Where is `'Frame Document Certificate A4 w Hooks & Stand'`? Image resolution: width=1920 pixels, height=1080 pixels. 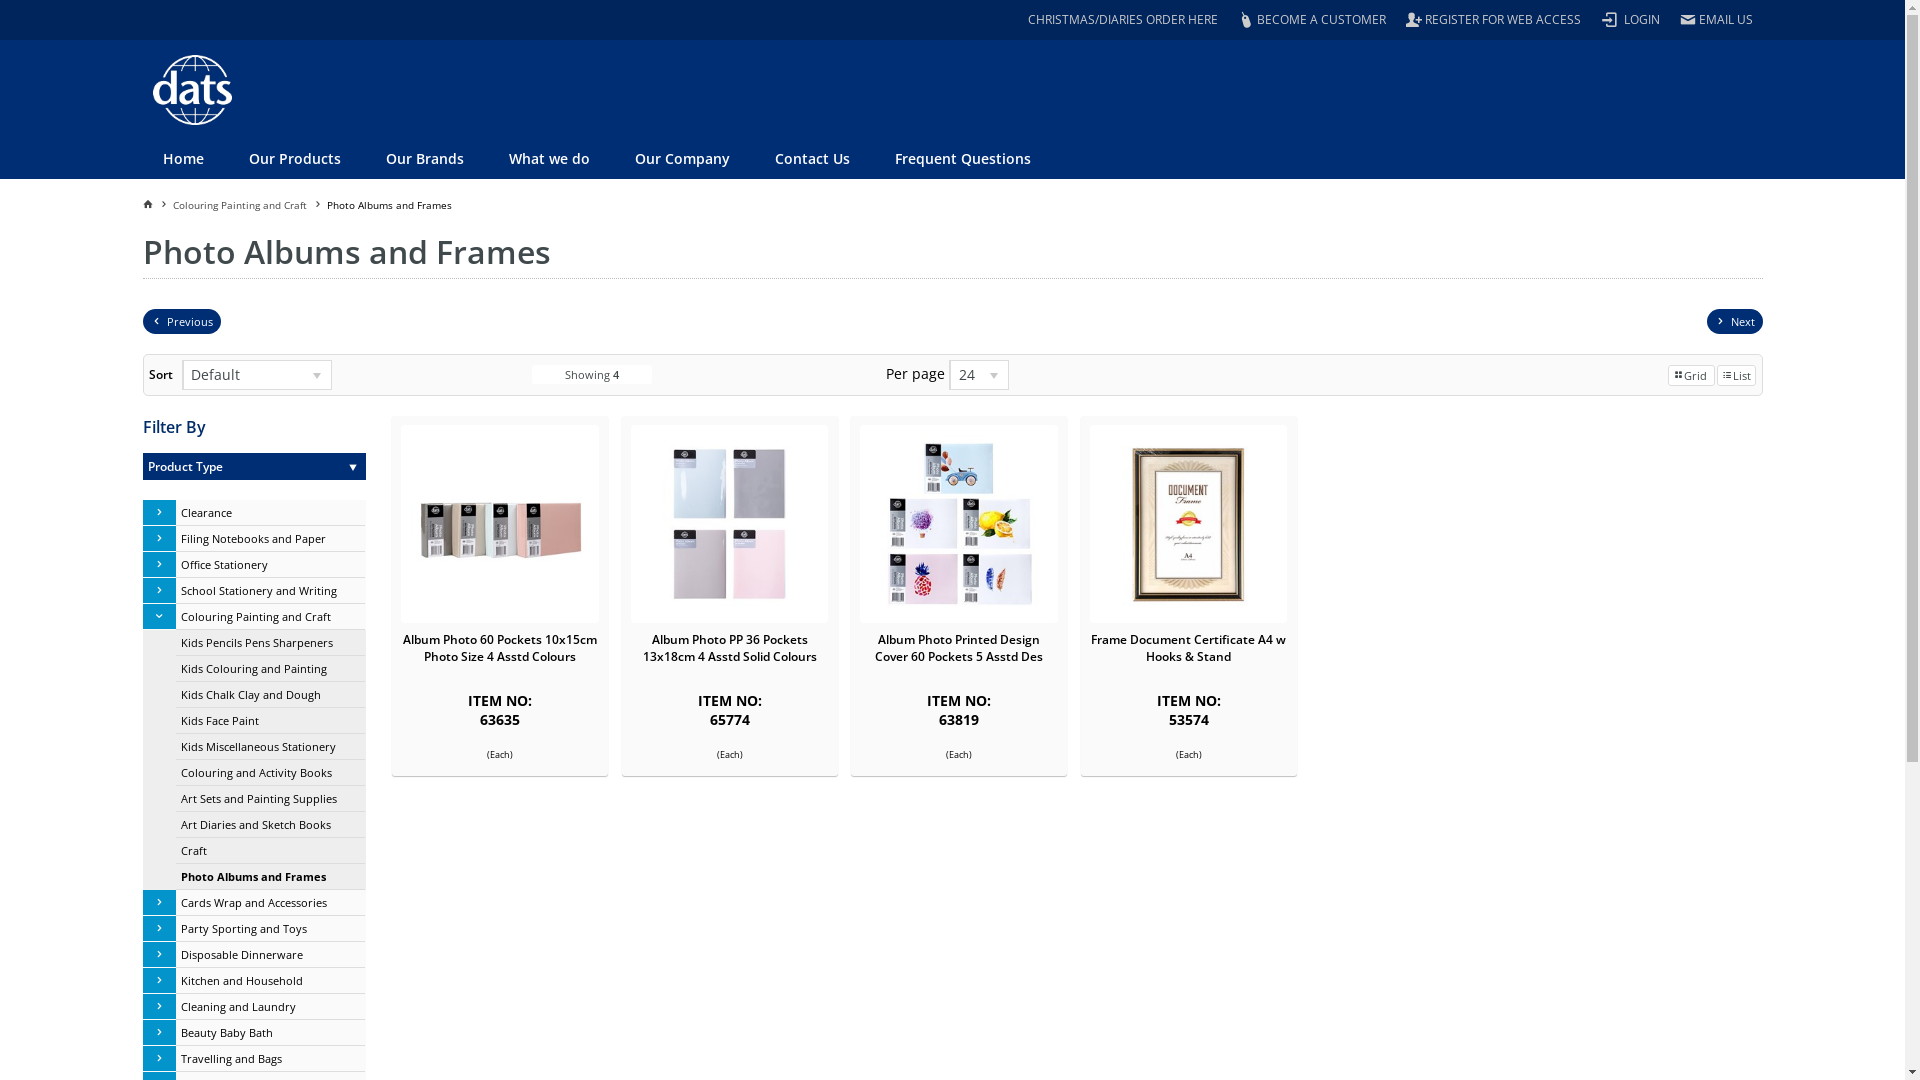 'Frame Document Certificate A4 w Hooks & Stand' is located at coordinates (1188, 522).